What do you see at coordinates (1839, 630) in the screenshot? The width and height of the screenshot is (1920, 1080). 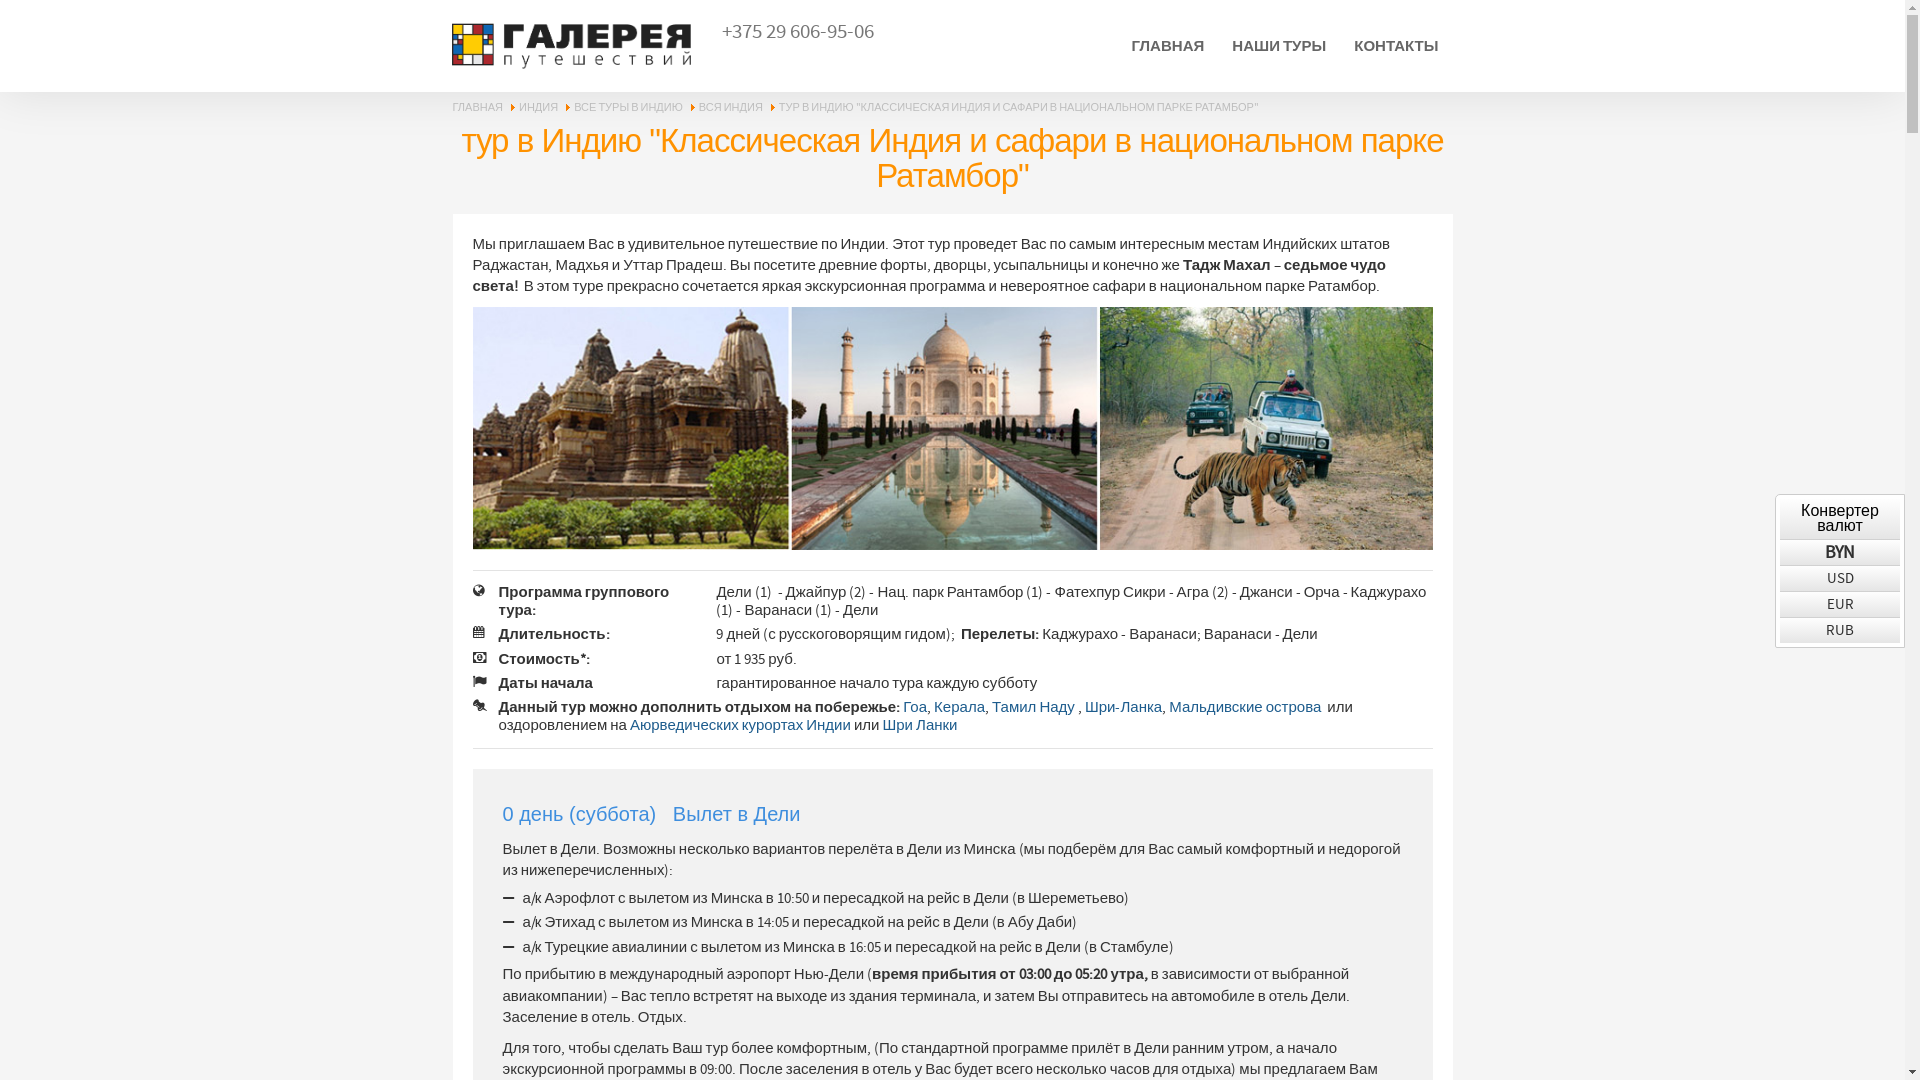 I see `'RUB'` at bounding box center [1839, 630].